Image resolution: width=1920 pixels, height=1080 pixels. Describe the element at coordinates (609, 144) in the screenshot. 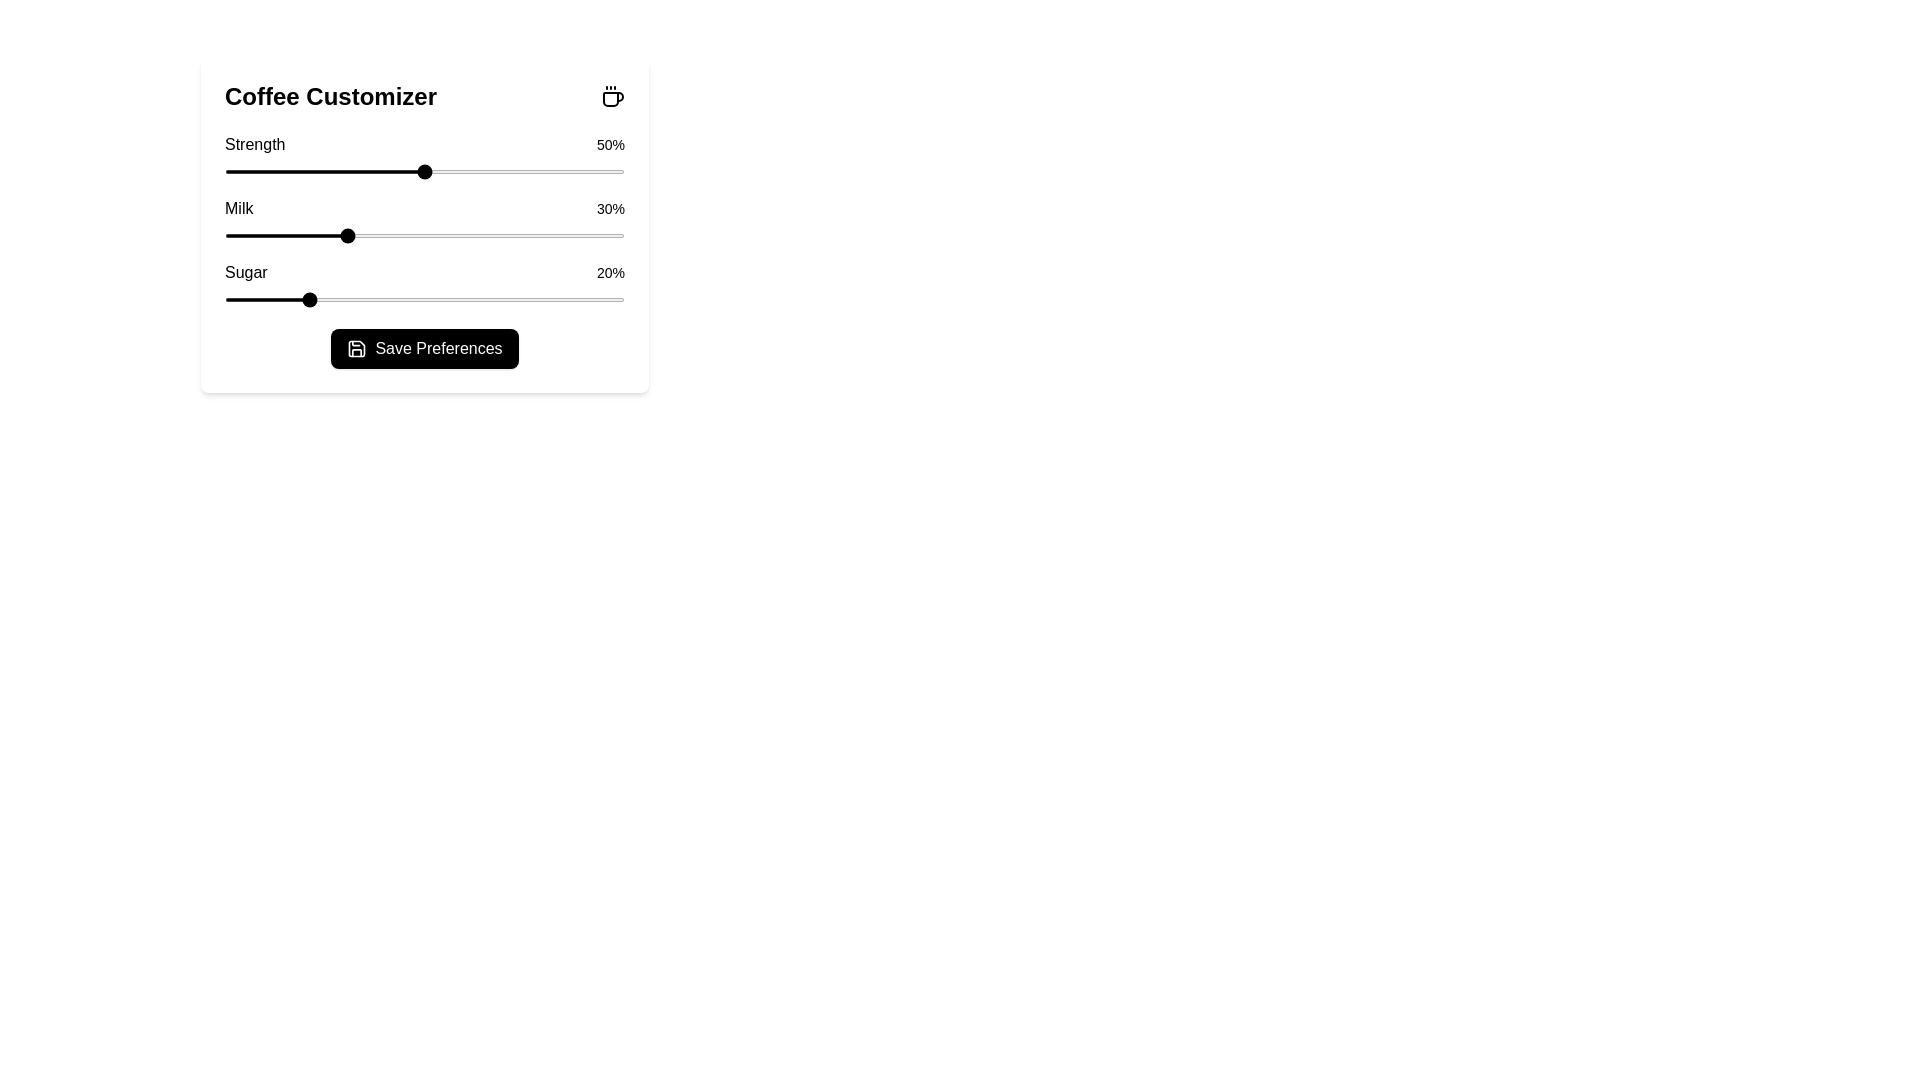

I see `the 'Strength' percentage value text label located on the far right of the 'Strength' row` at that location.